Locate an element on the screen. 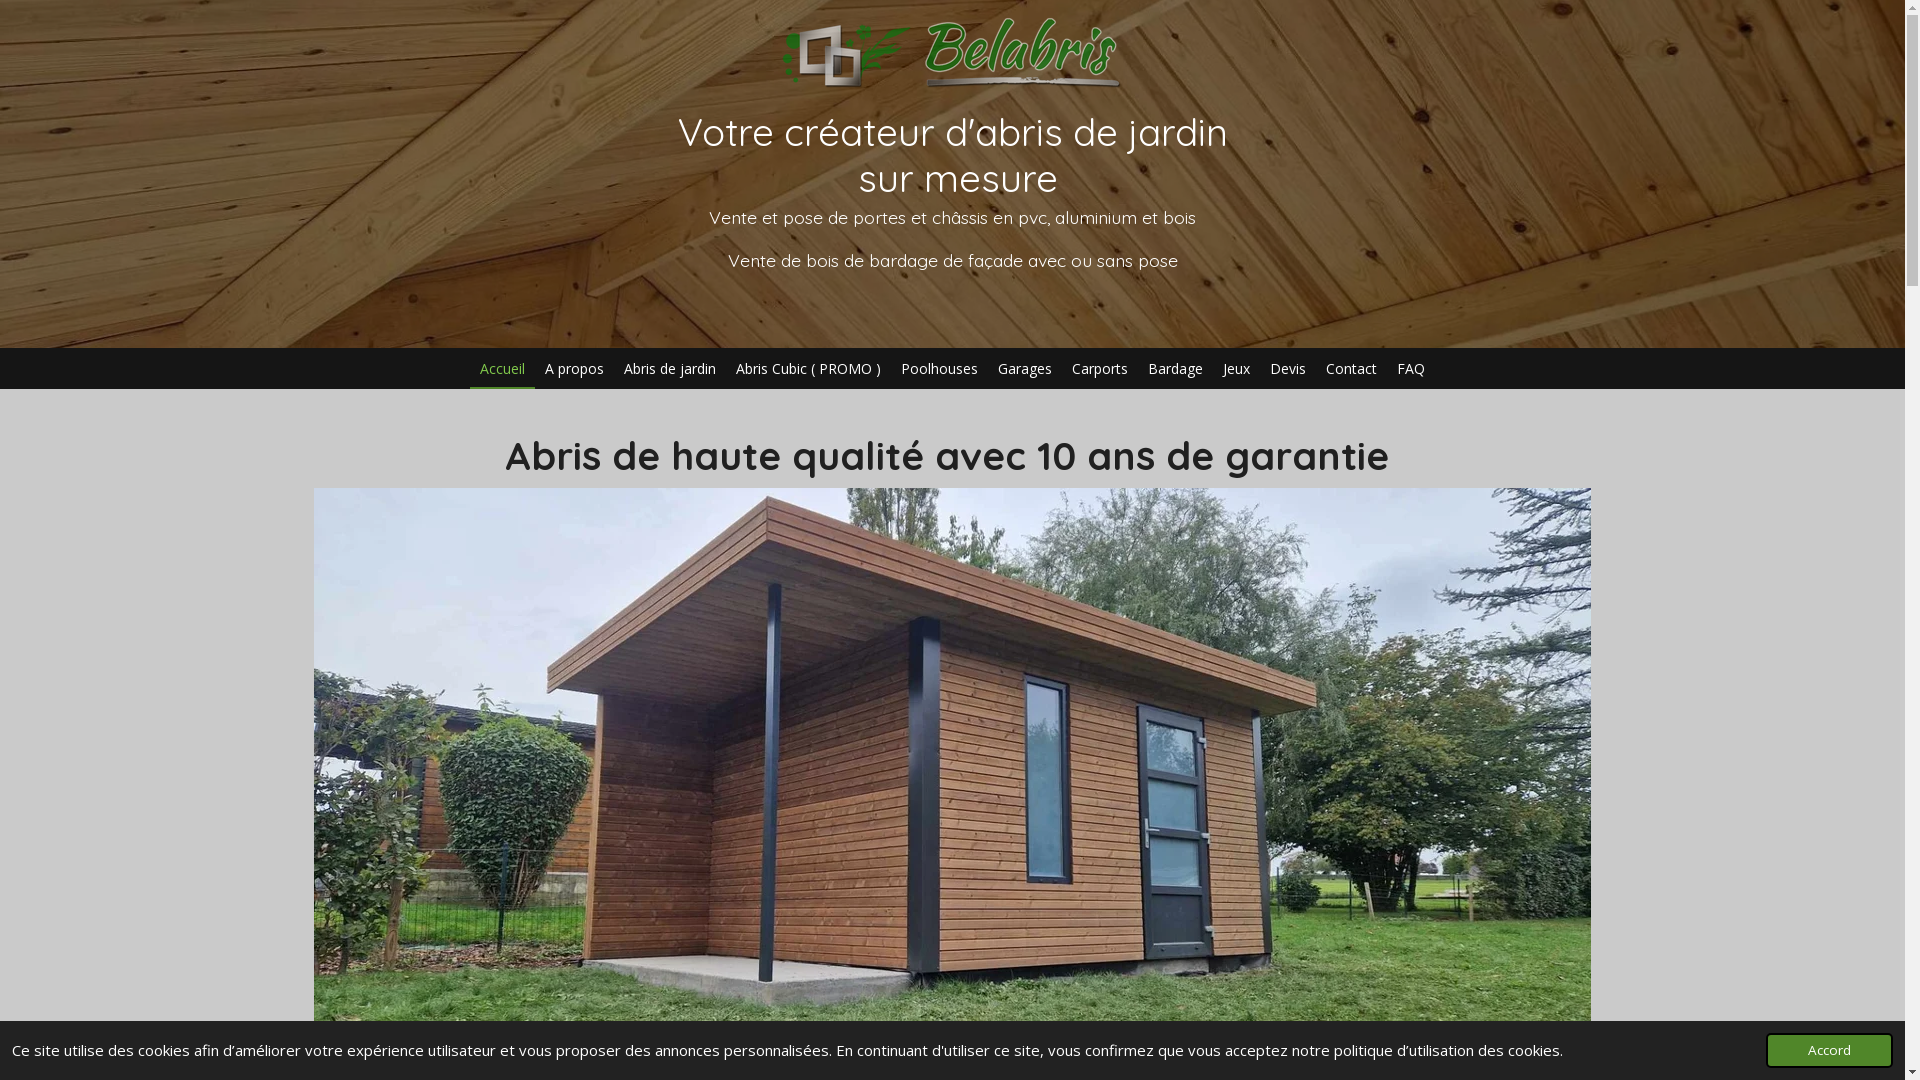 The height and width of the screenshot is (1080, 1920). 'Garages' is located at coordinates (1025, 367).